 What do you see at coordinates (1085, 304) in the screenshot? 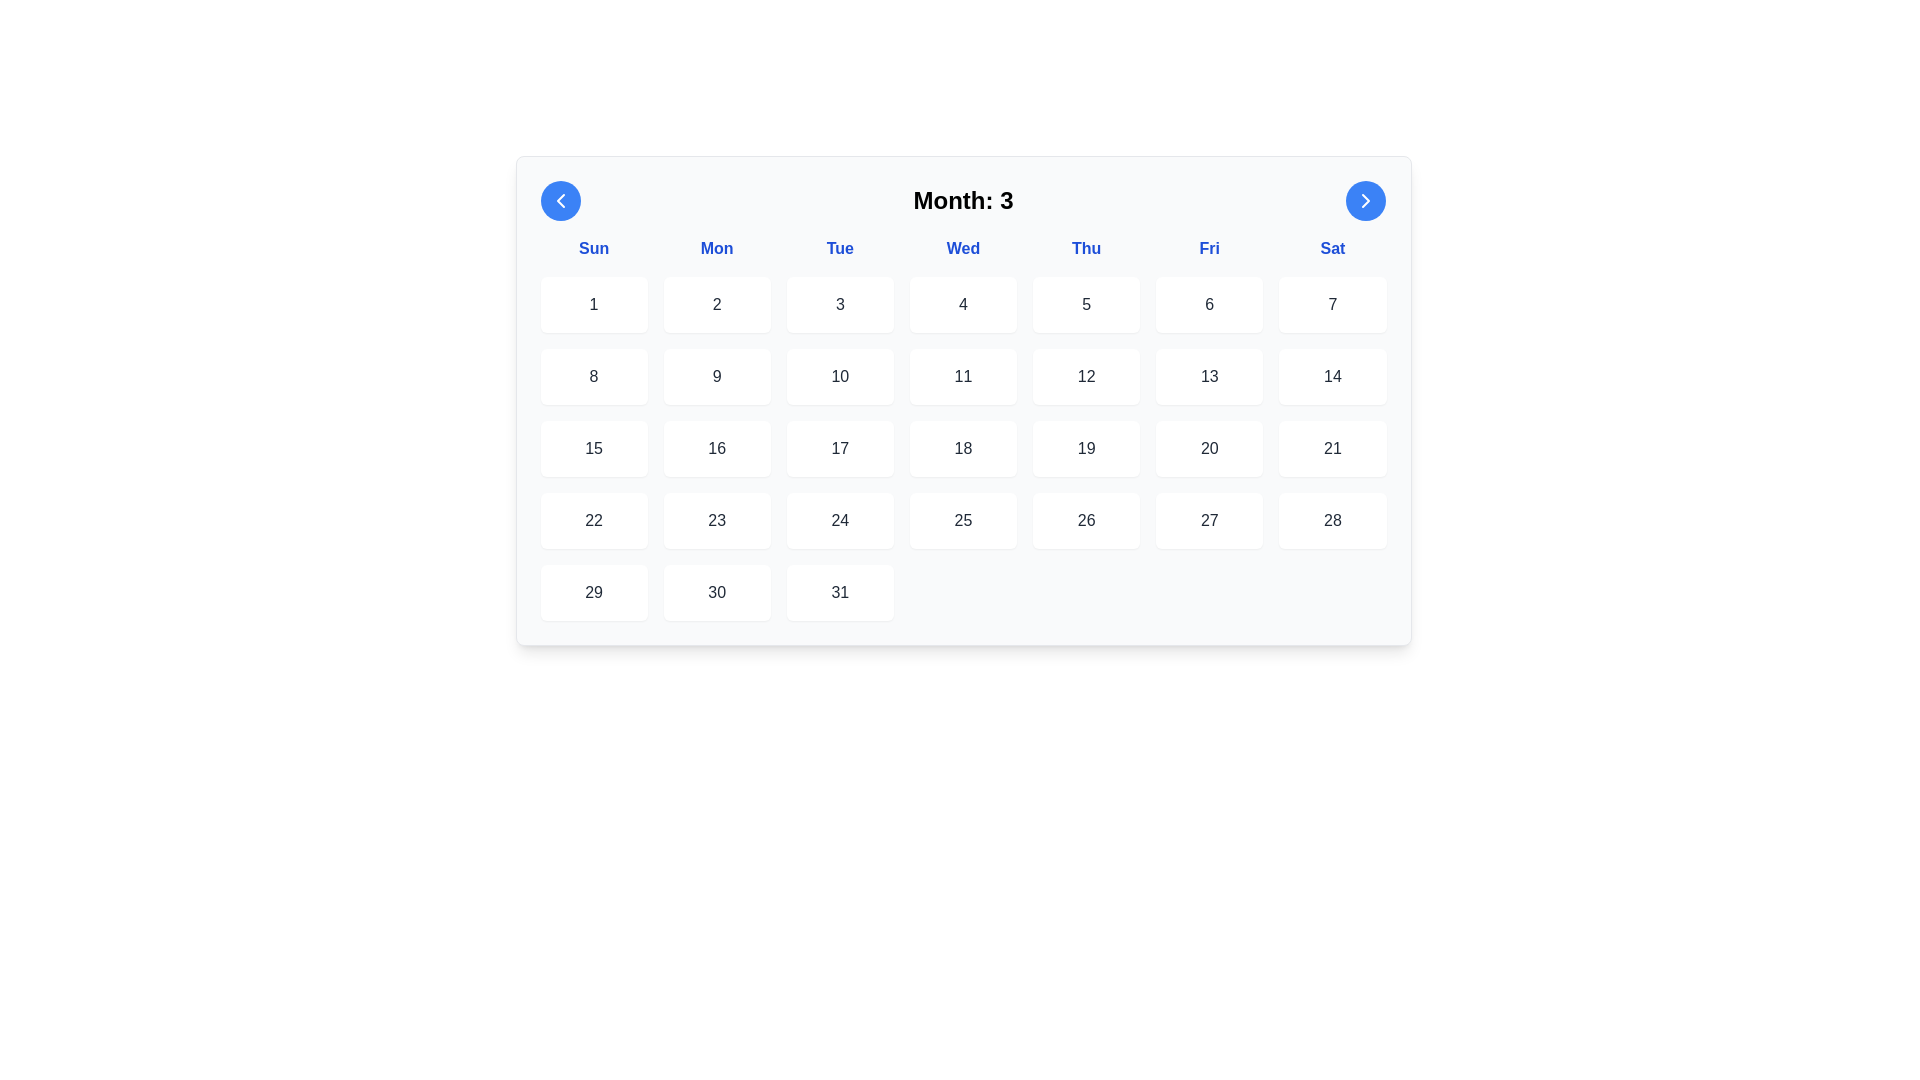
I see `the square-shaped date box displaying the number '5' in a calendar layout, which has a white background, rounded corners, and is positioned beneath the 'Thu' header` at bounding box center [1085, 304].